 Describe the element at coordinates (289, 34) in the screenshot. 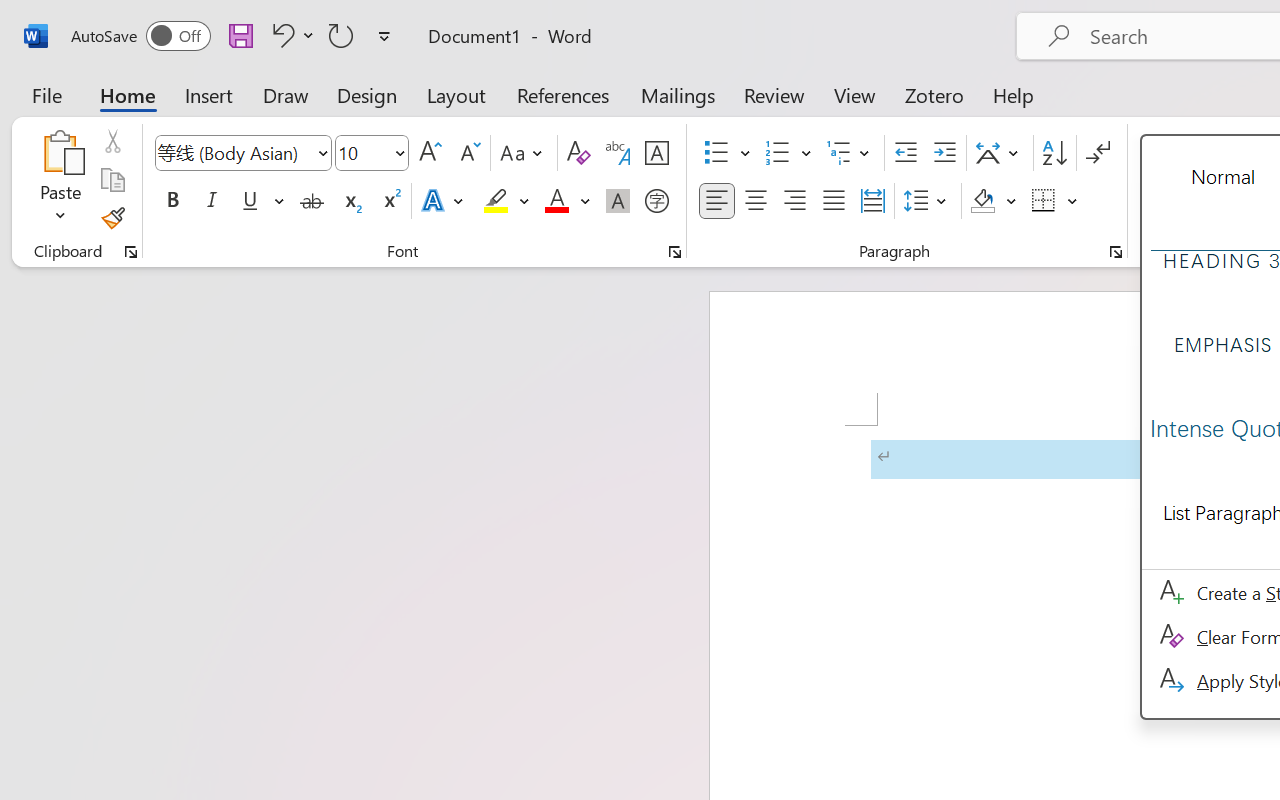

I see `'Undo Apply Quick Style'` at that location.